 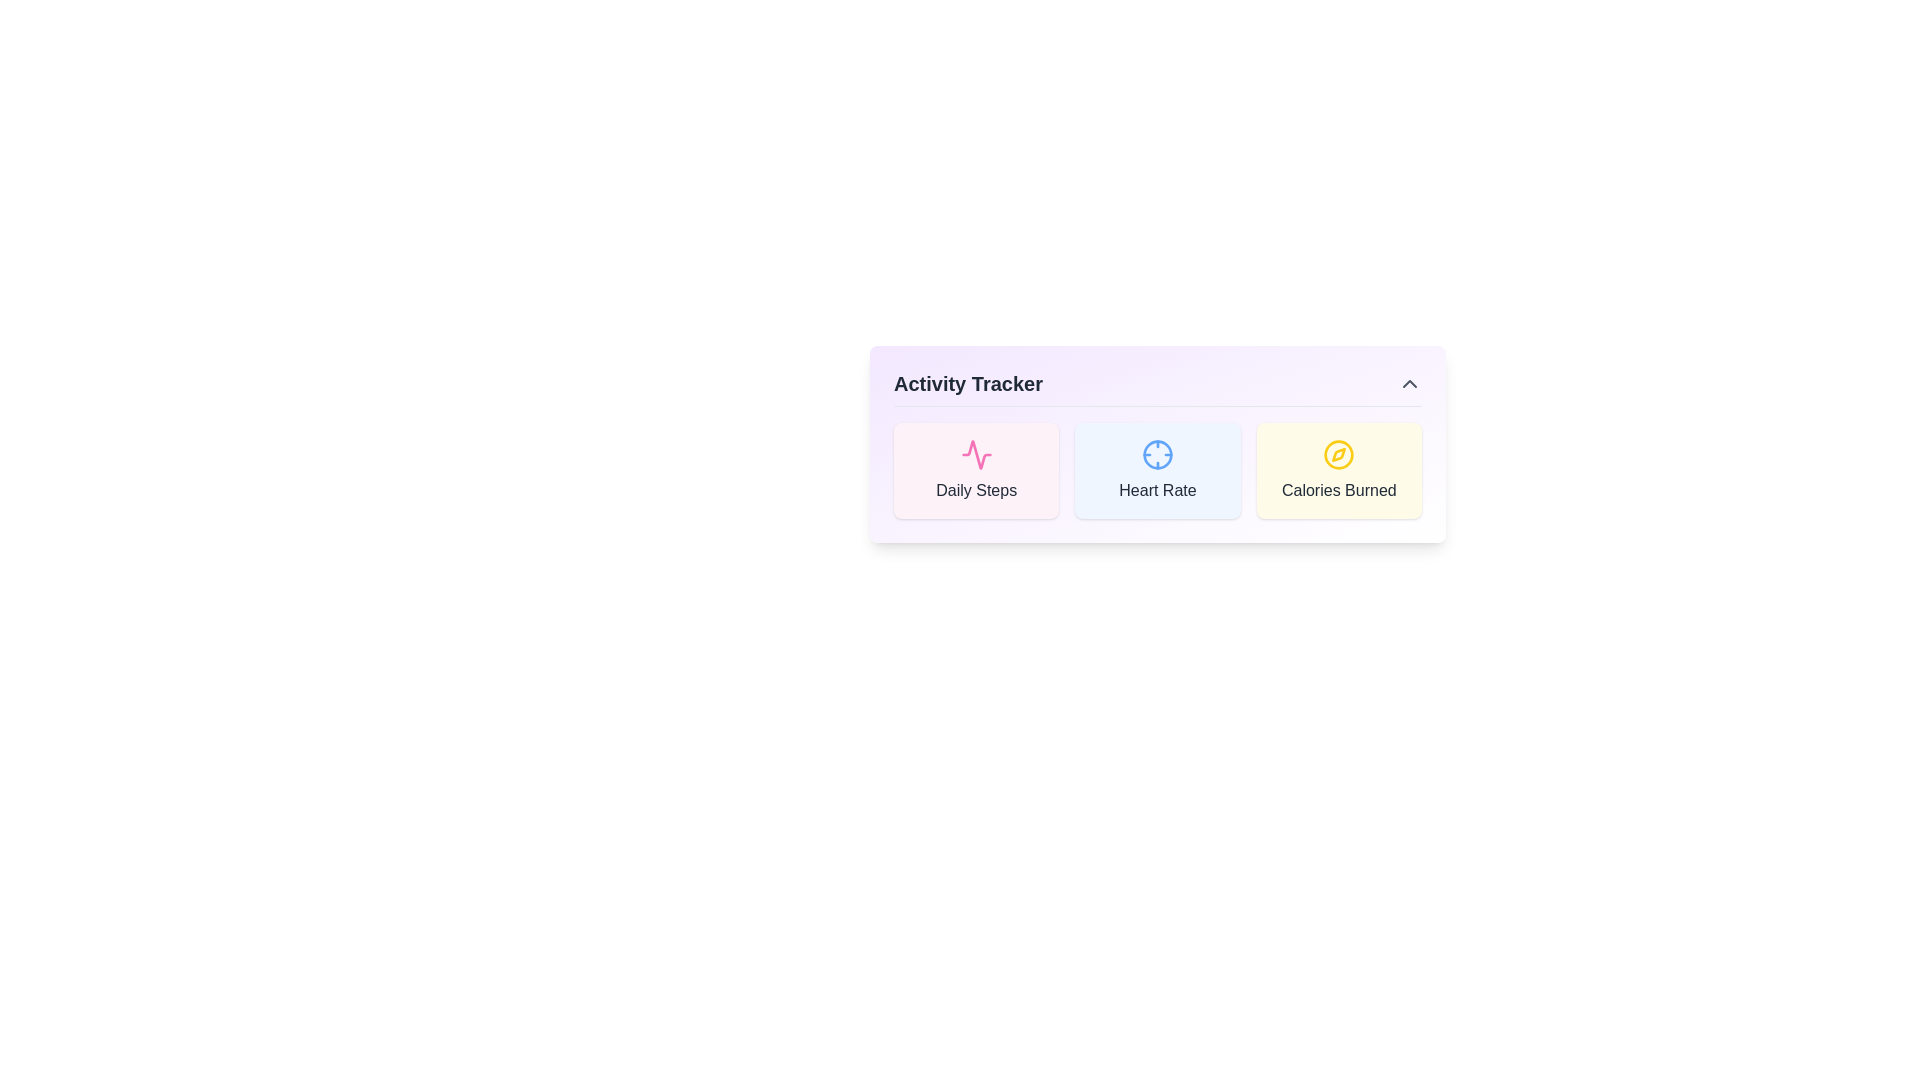 What do you see at coordinates (976, 470) in the screenshot?
I see `the daily step count card` at bounding box center [976, 470].